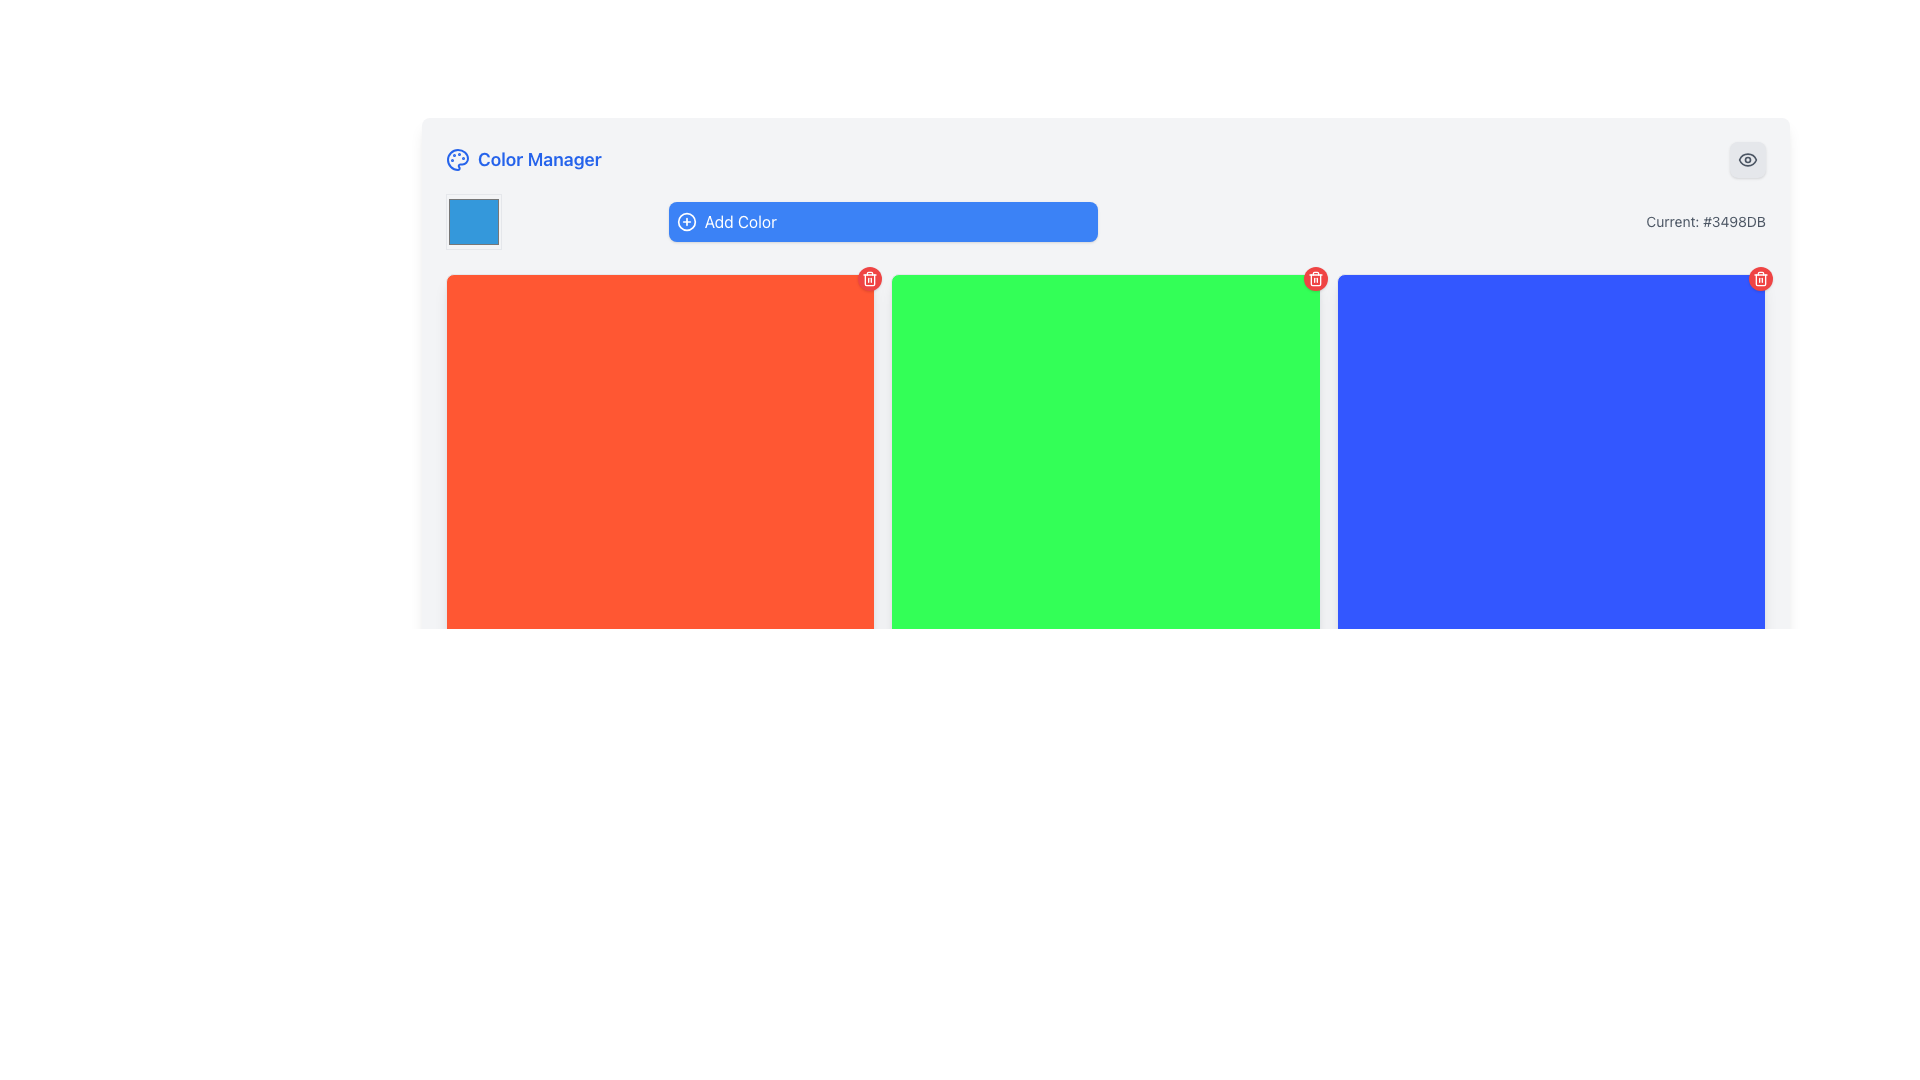  I want to click on the circular red button with a white trashcan icon located at the top-right corner of the blue card, so click(1761, 278).